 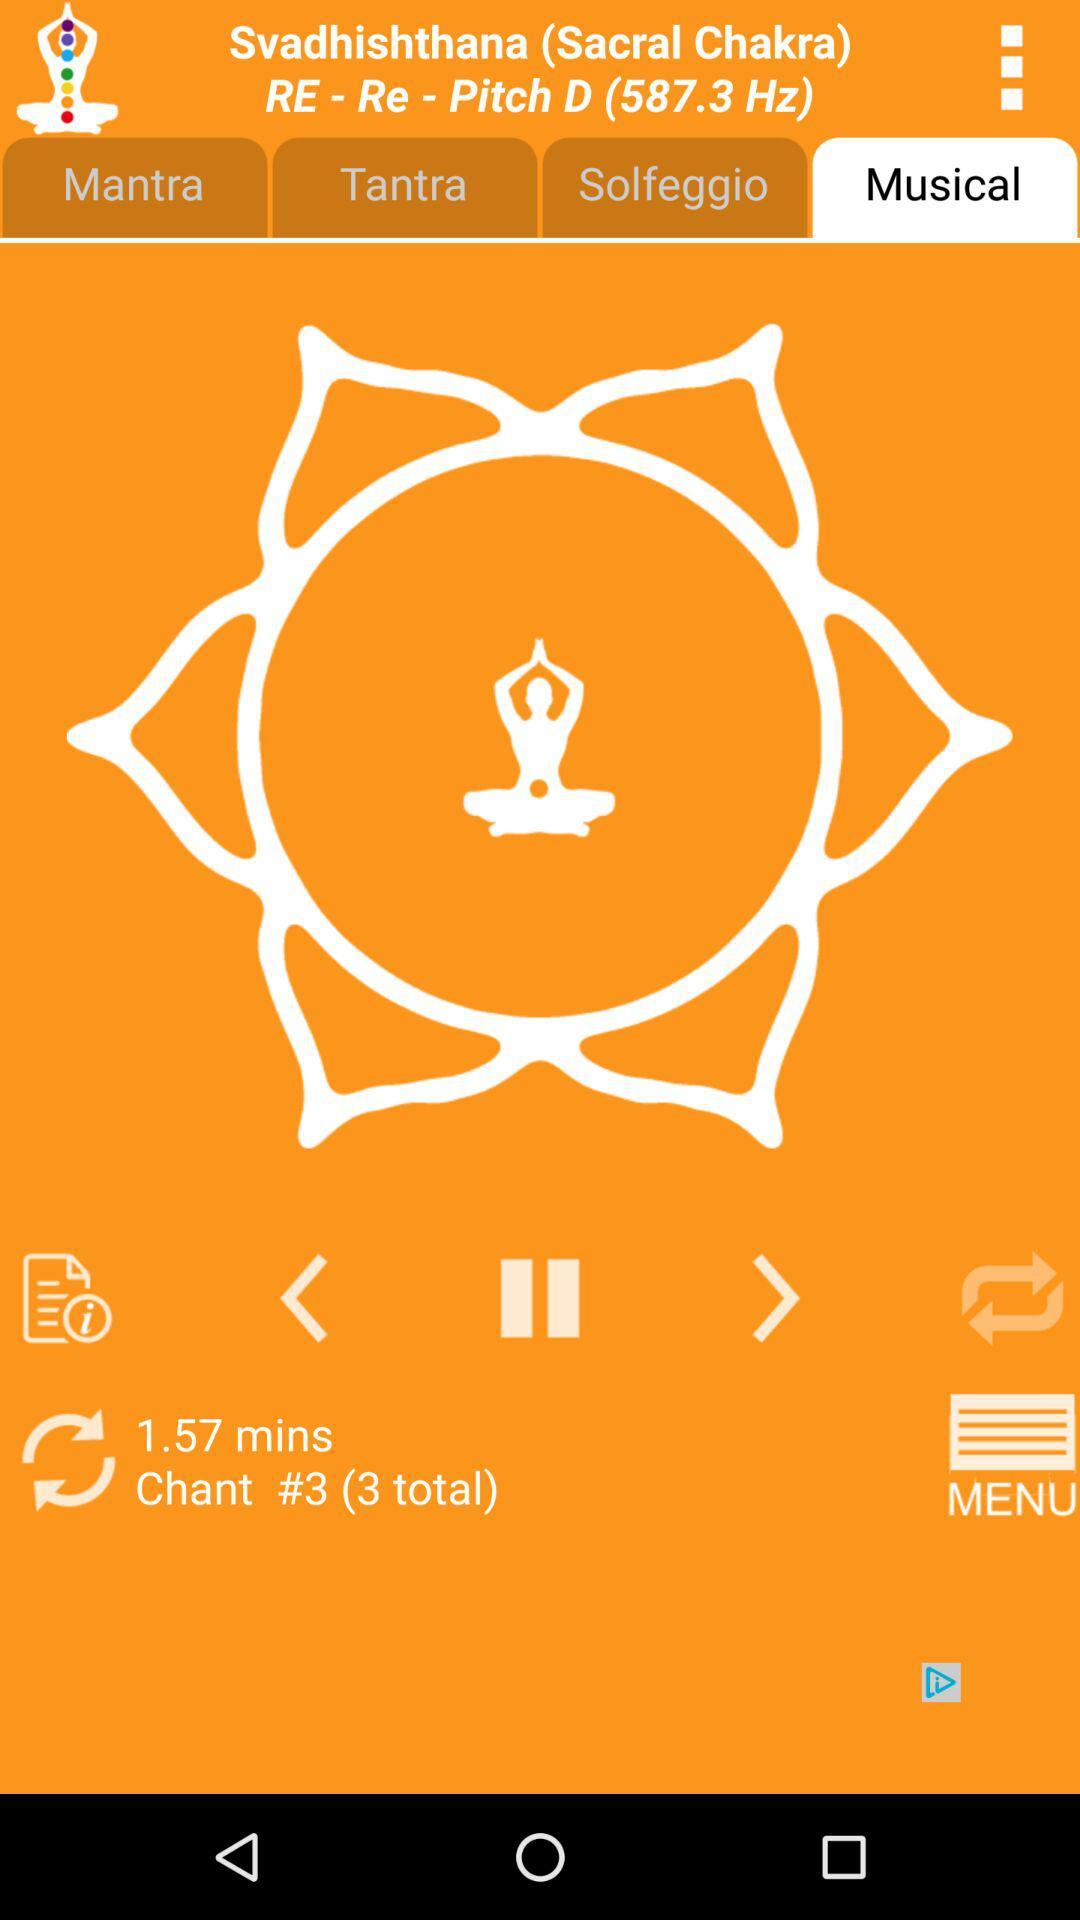 I want to click on option, so click(x=540, y=1298).